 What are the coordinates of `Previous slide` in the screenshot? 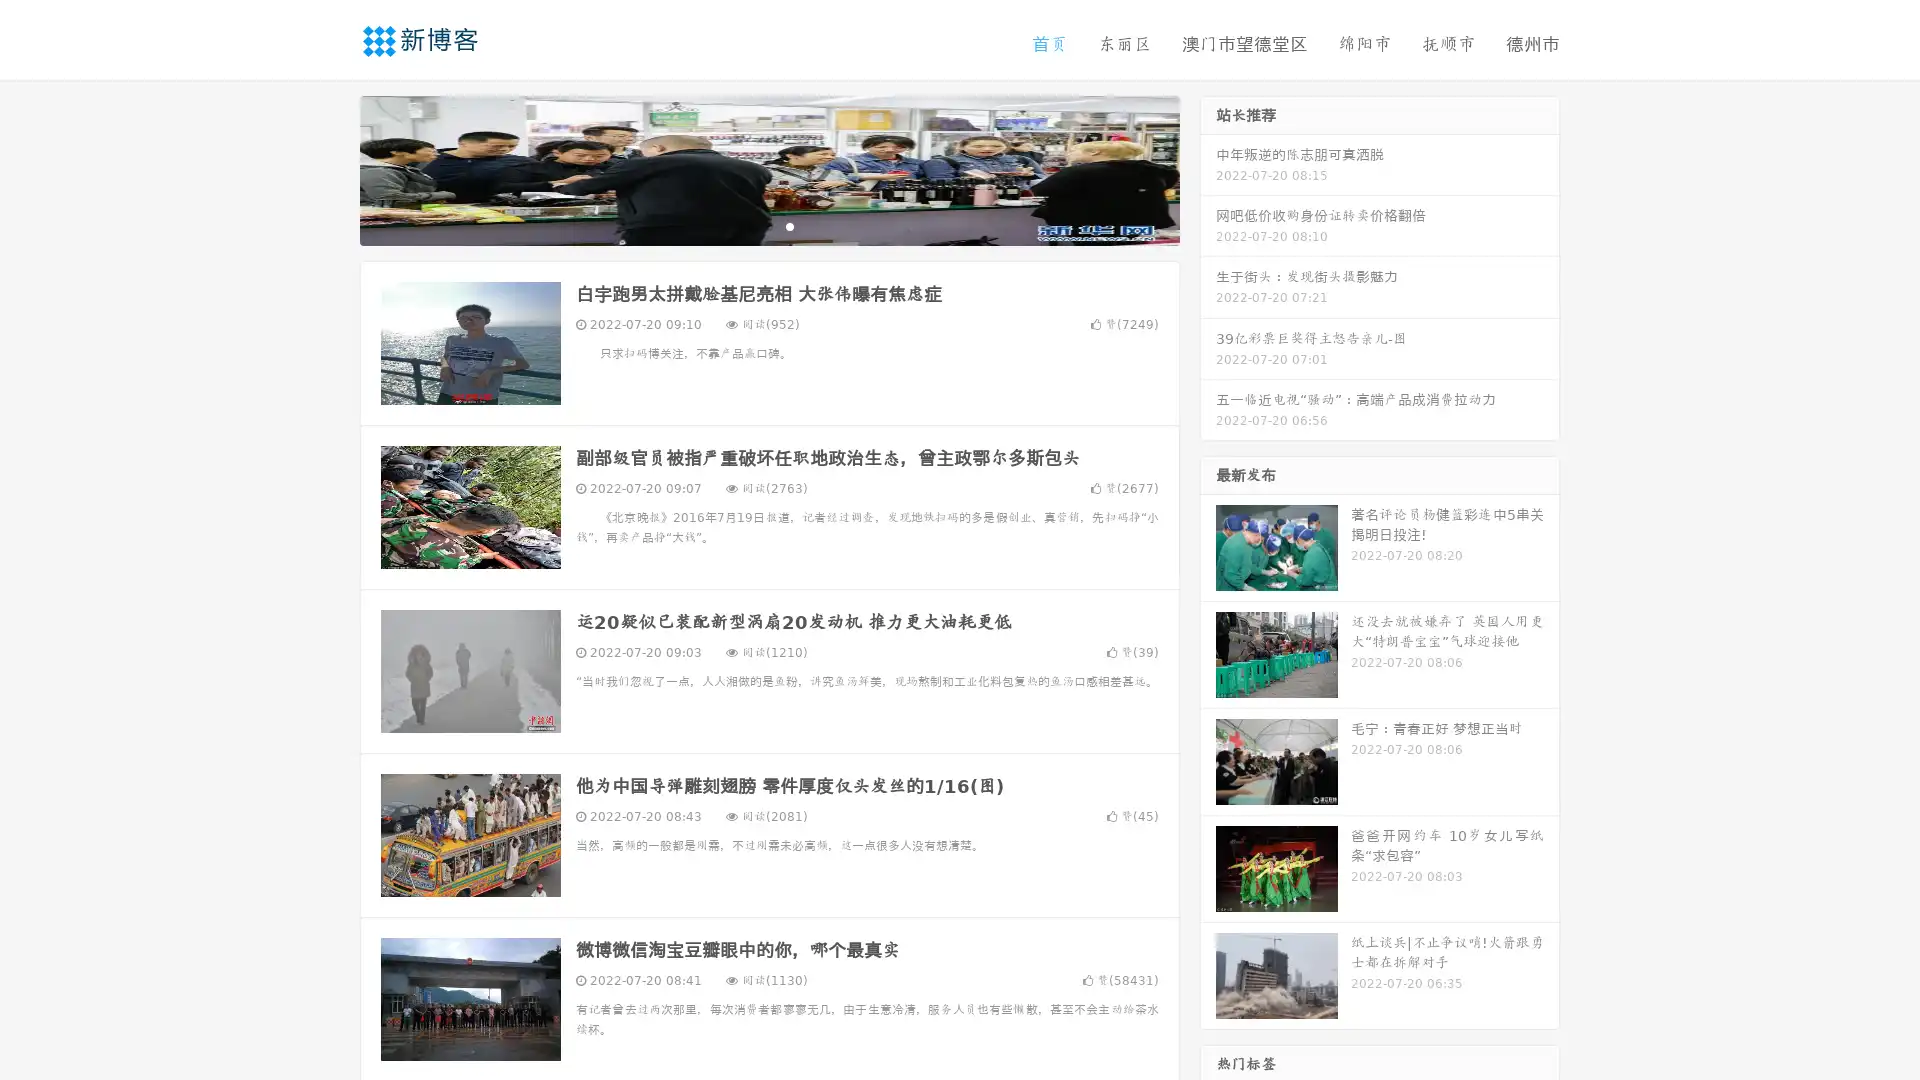 It's located at (330, 168).